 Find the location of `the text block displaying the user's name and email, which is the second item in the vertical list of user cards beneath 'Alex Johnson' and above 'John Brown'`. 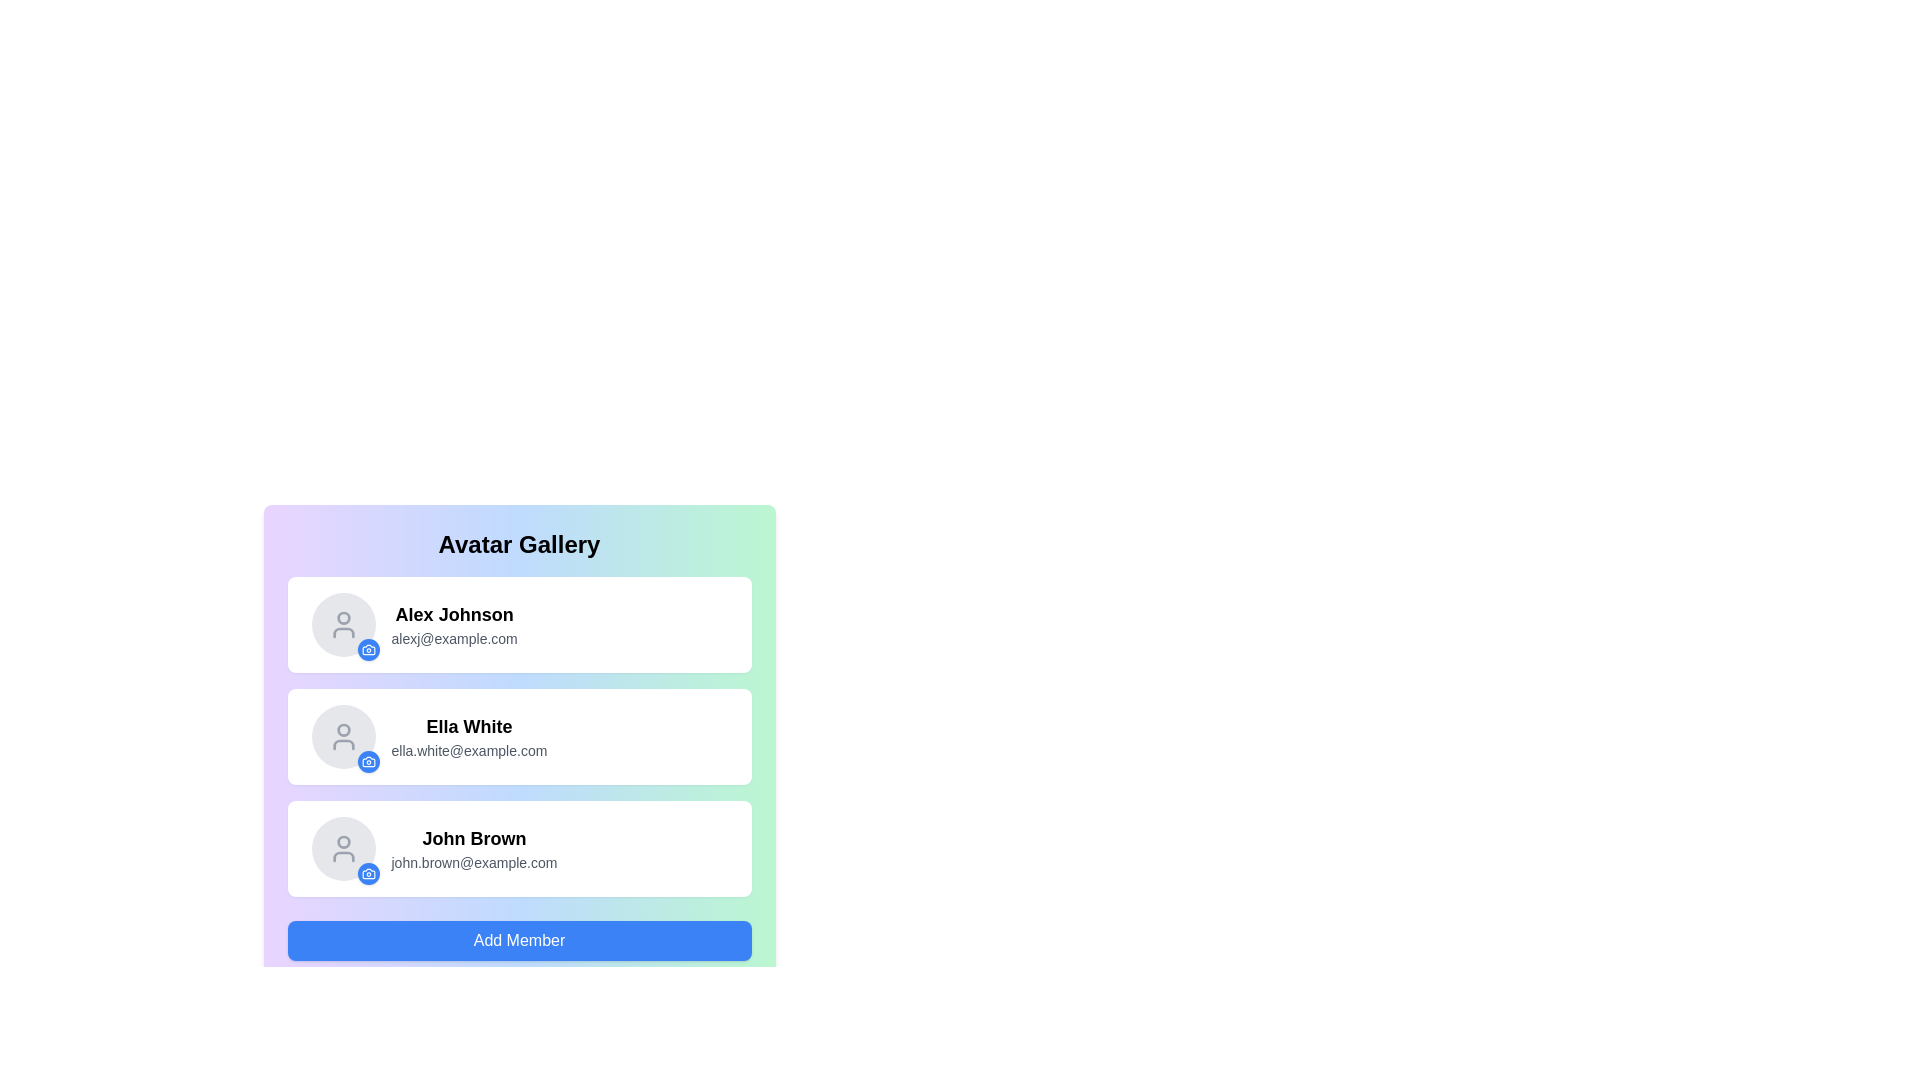

the text block displaying the user's name and email, which is the second item in the vertical list of user cards beneath 'Alex Johnson' and above 'John Brown' is located at coordinates (468, 736).